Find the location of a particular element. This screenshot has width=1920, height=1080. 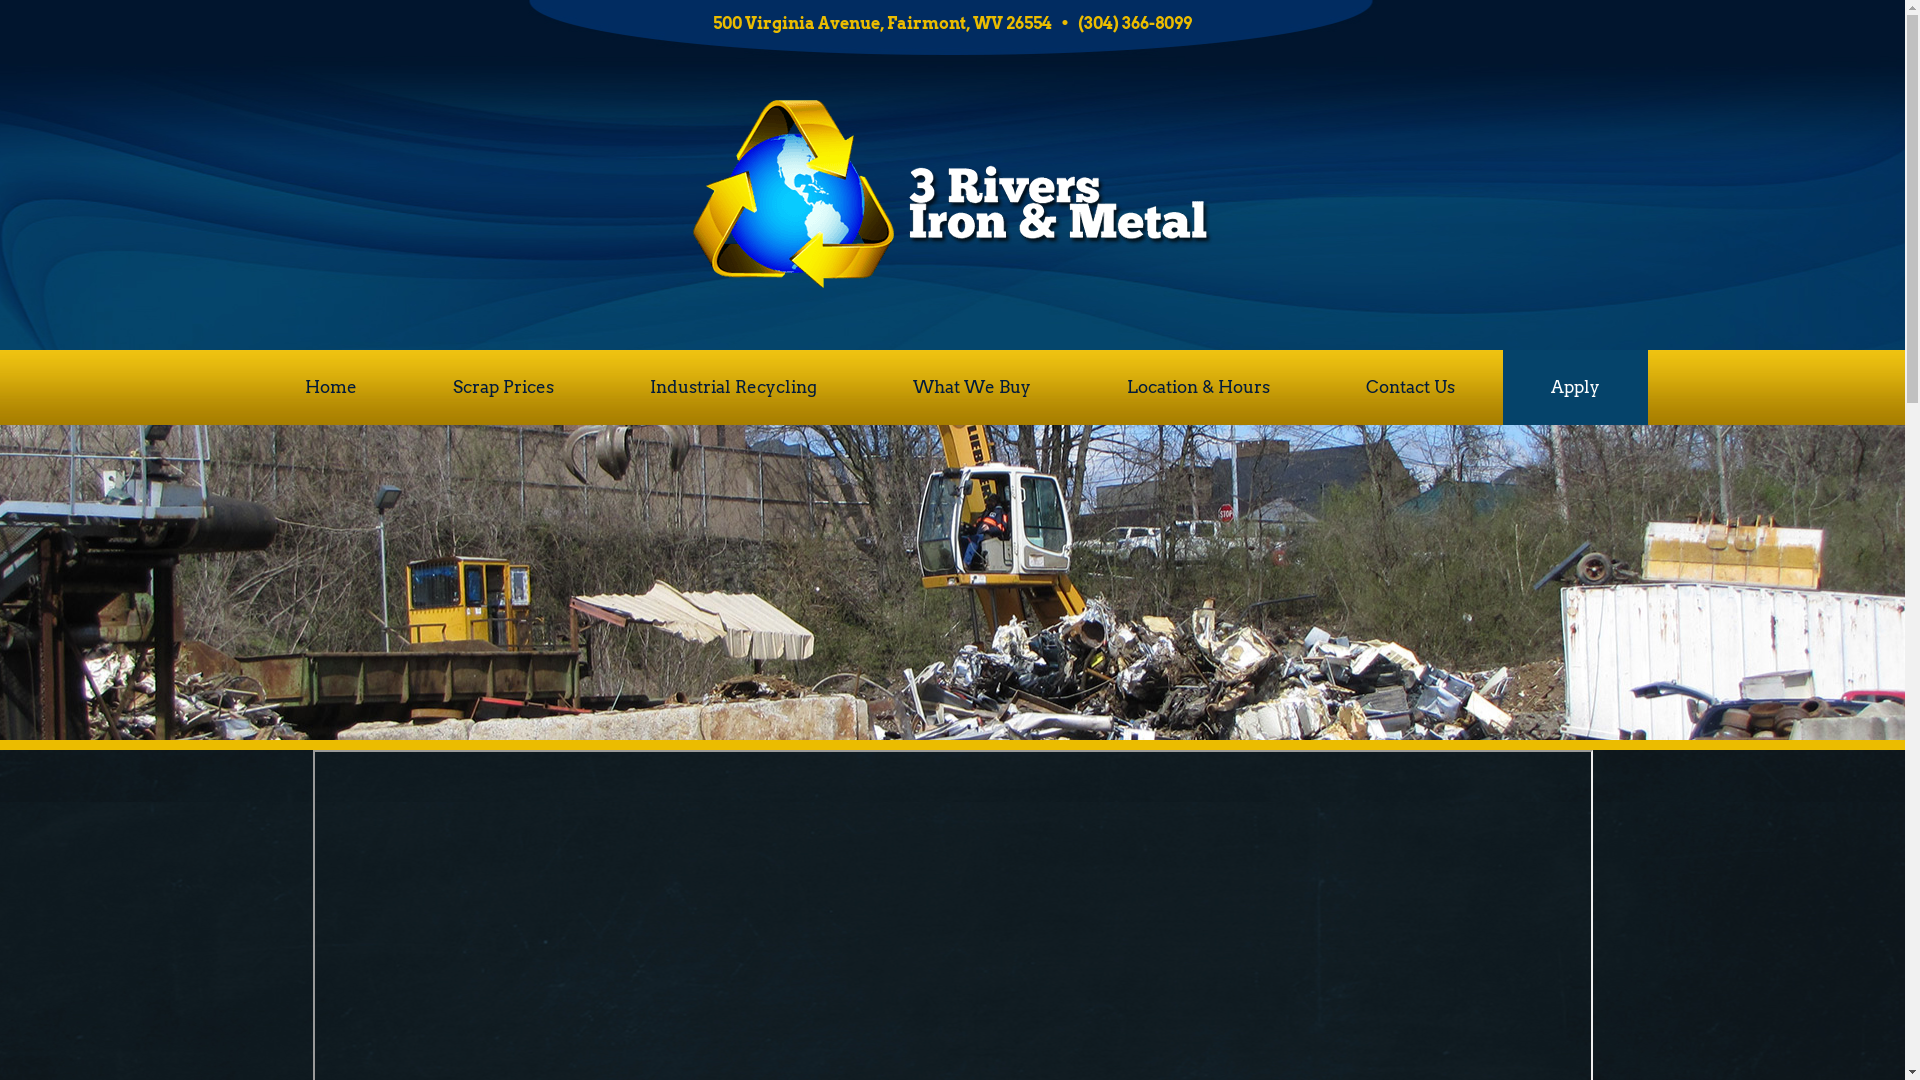

'Home' is located at coordinates (331, 387).